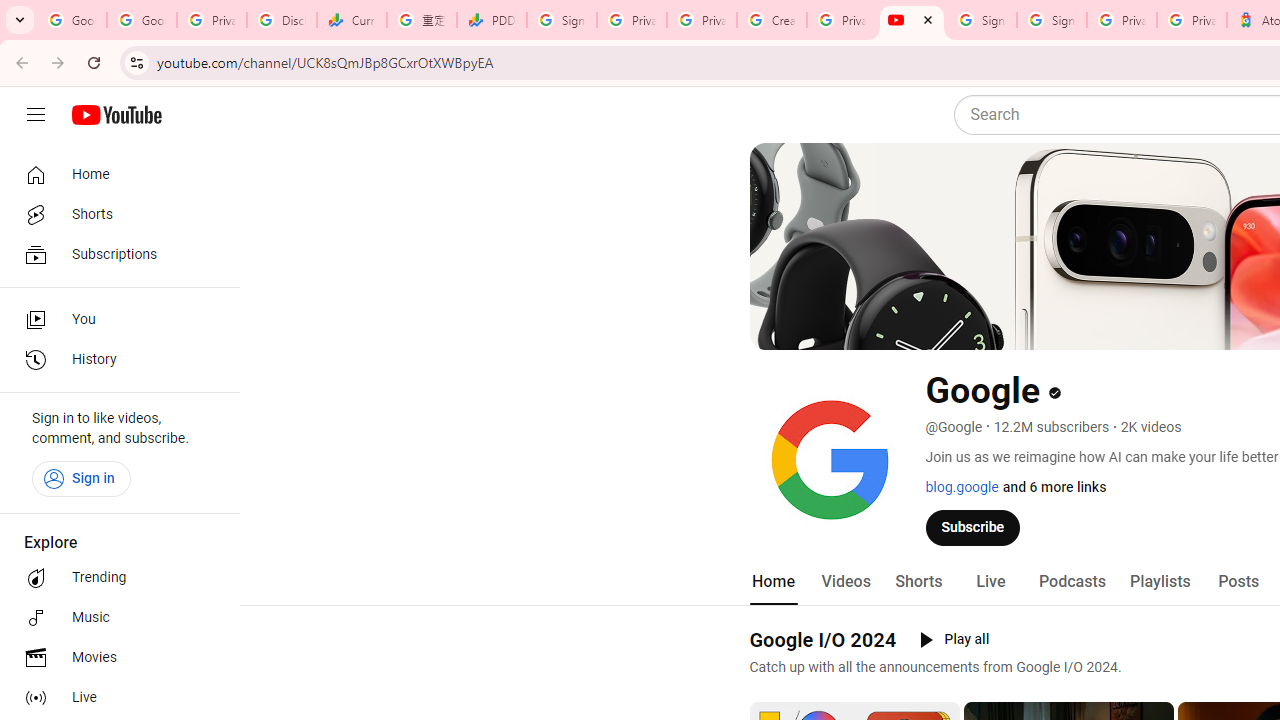 This screenshot has width=1280, height=720. I want to click on 'Playlists', so click(1160, 581).